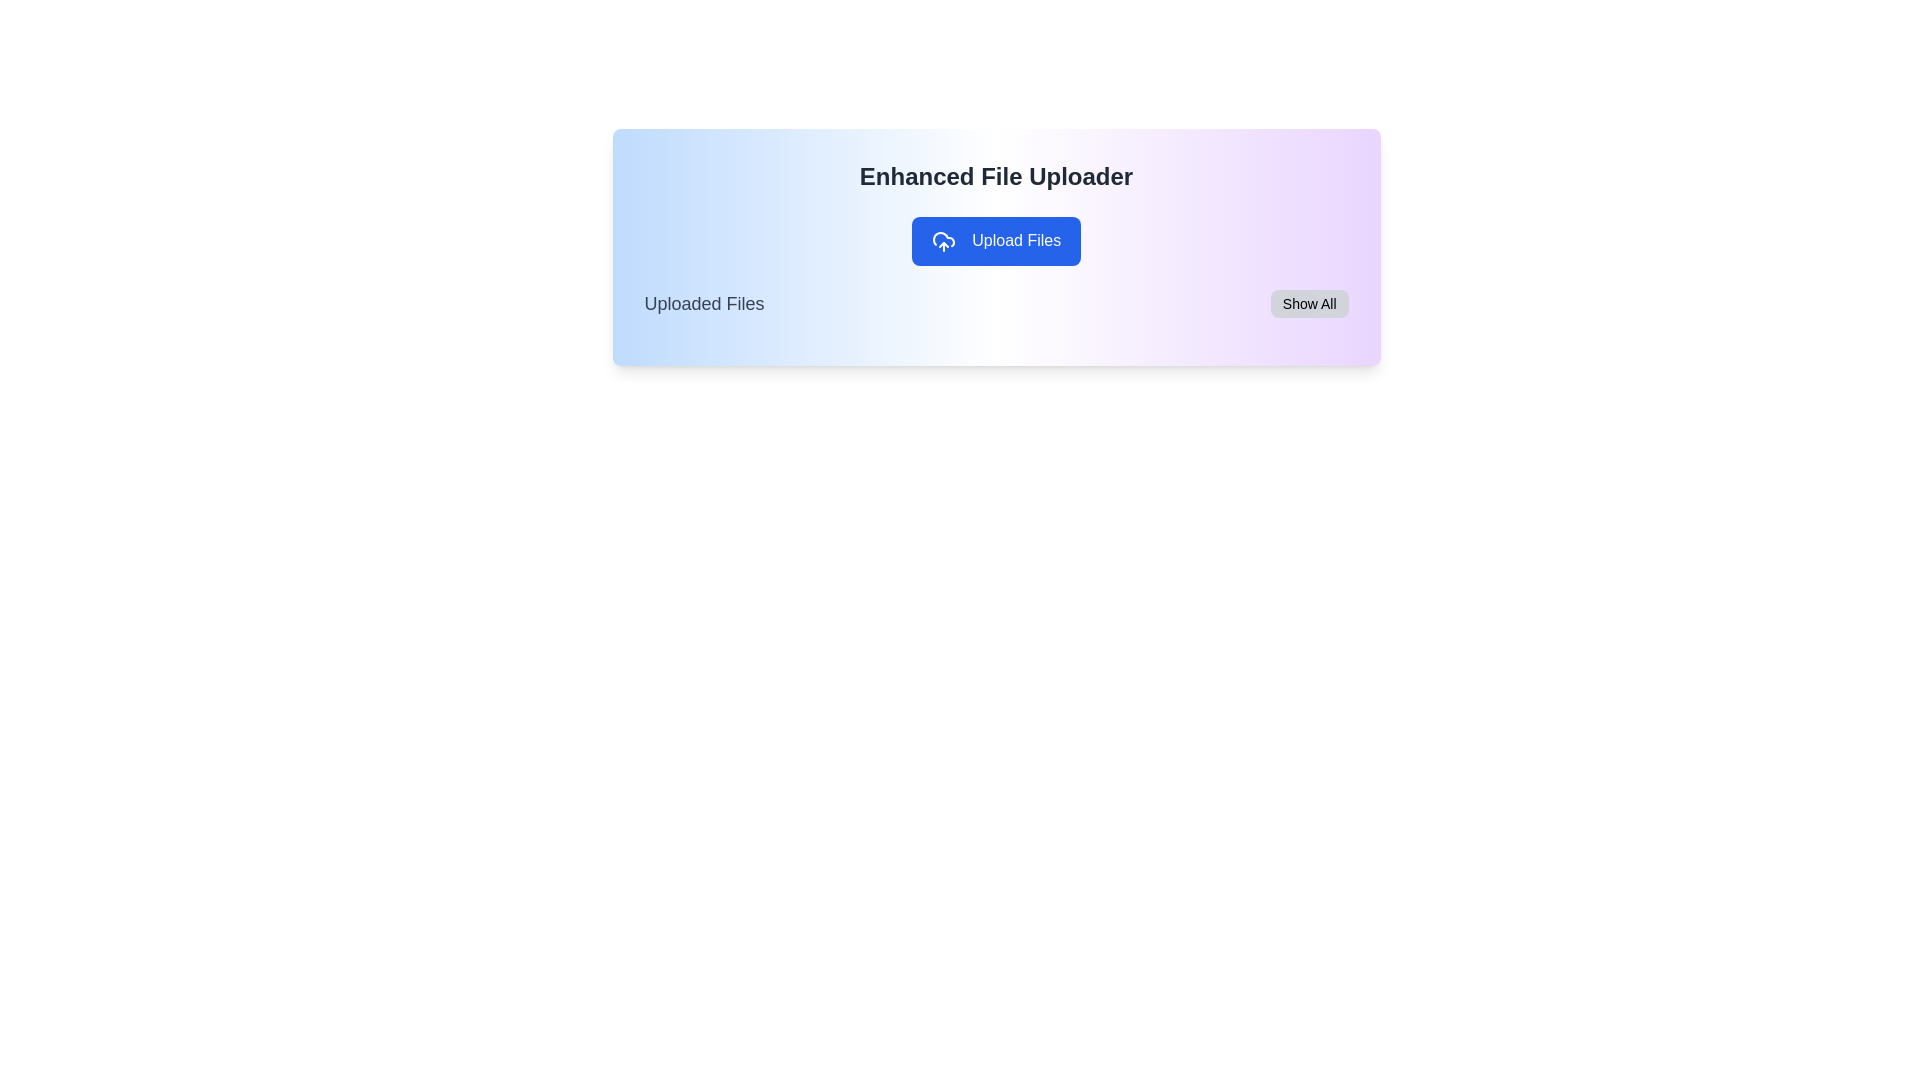  I want to click on the label or text header indicating the section for uploaded files, positioned in the bottom-left corner of the interface, relative to the 'Show All' button, so click(704, 303).